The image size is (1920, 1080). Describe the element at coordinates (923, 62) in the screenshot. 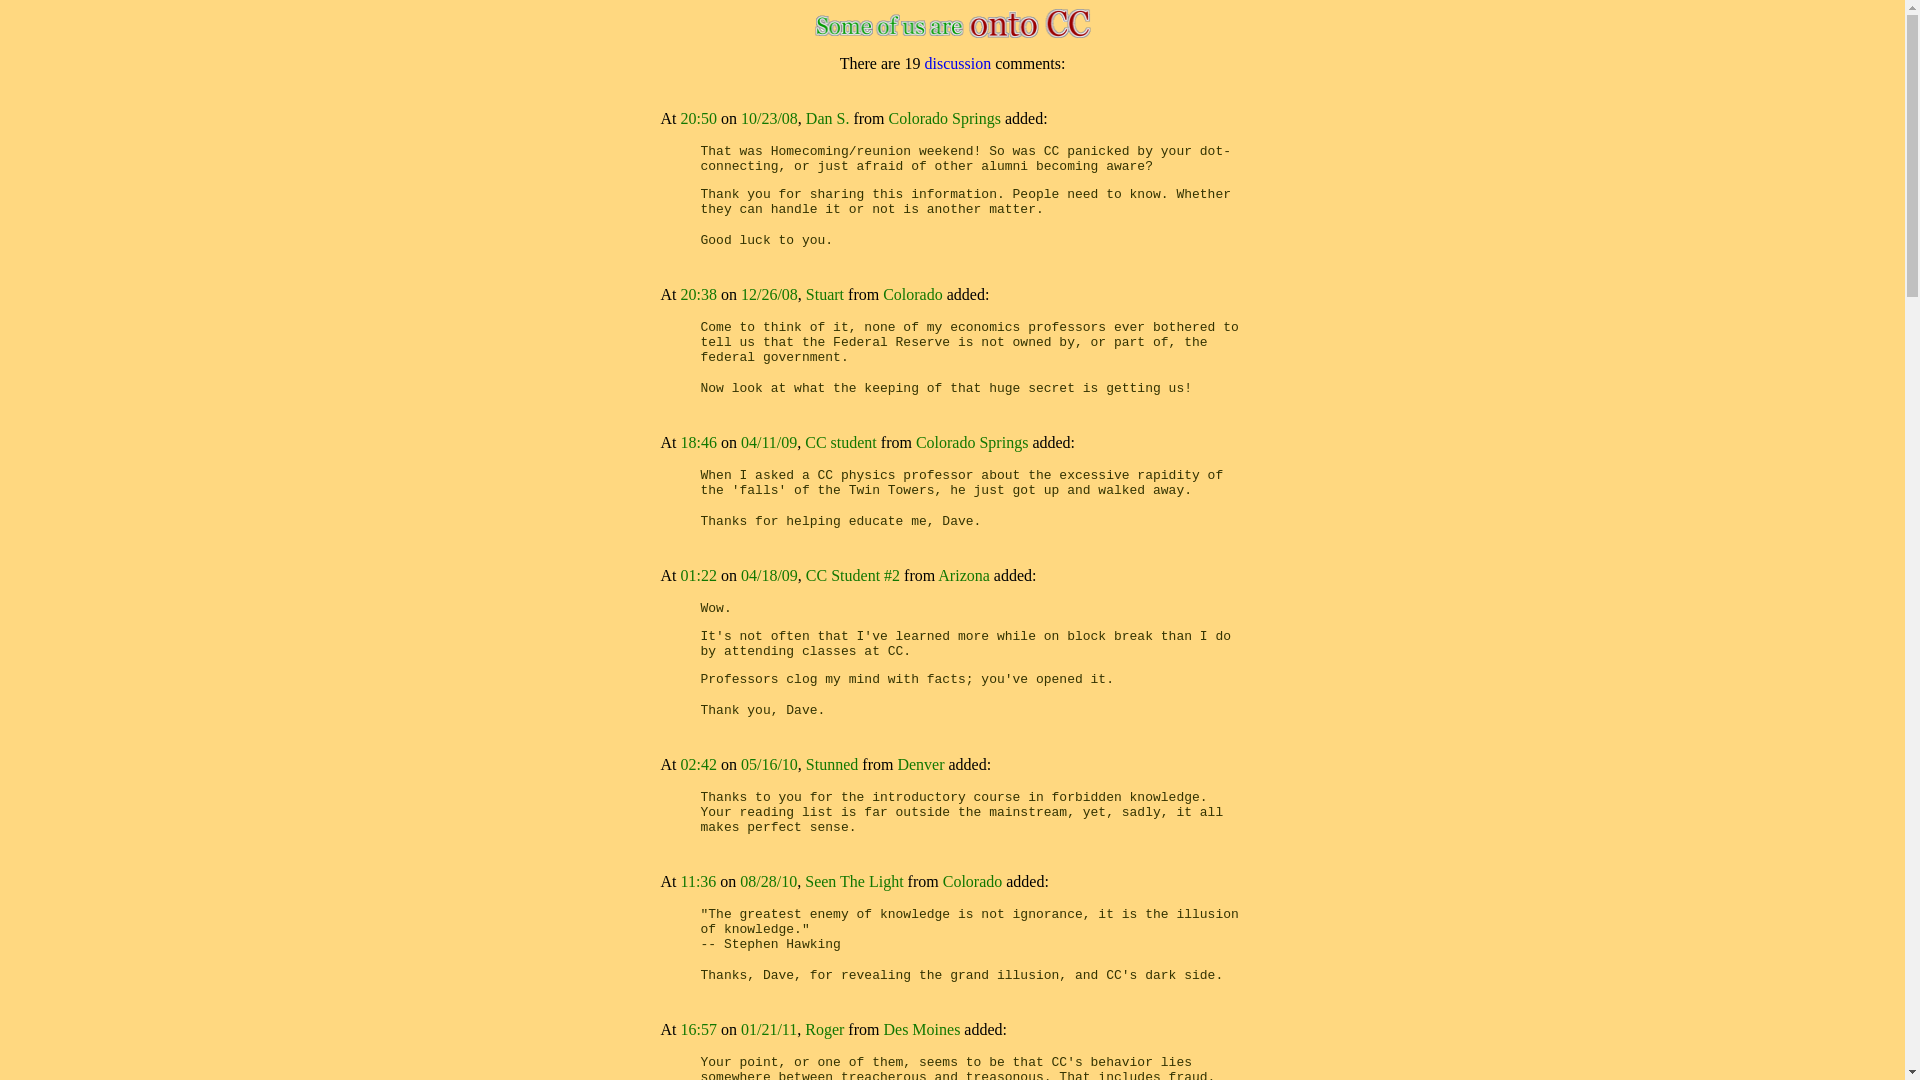

I see `'discussion'` at that location.